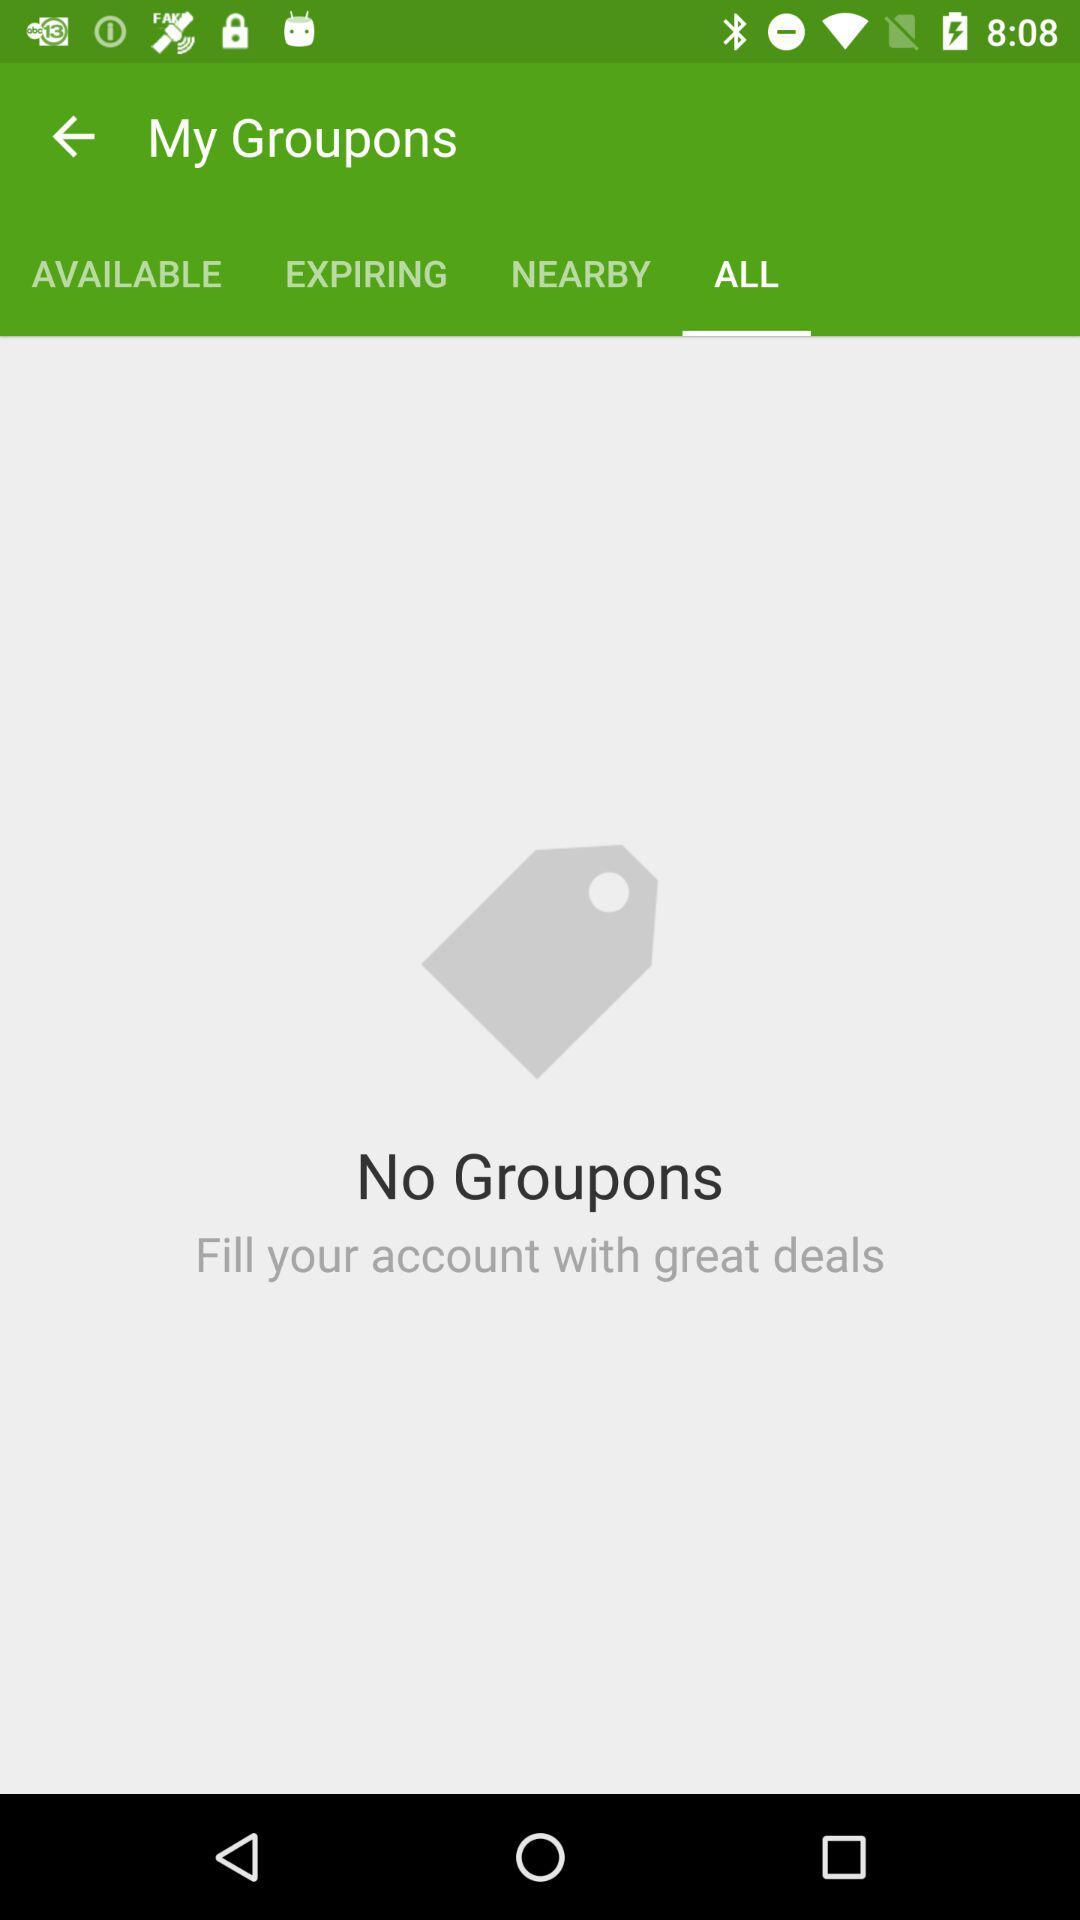  I want to click on the app next to nearby item, so click(366, 272).